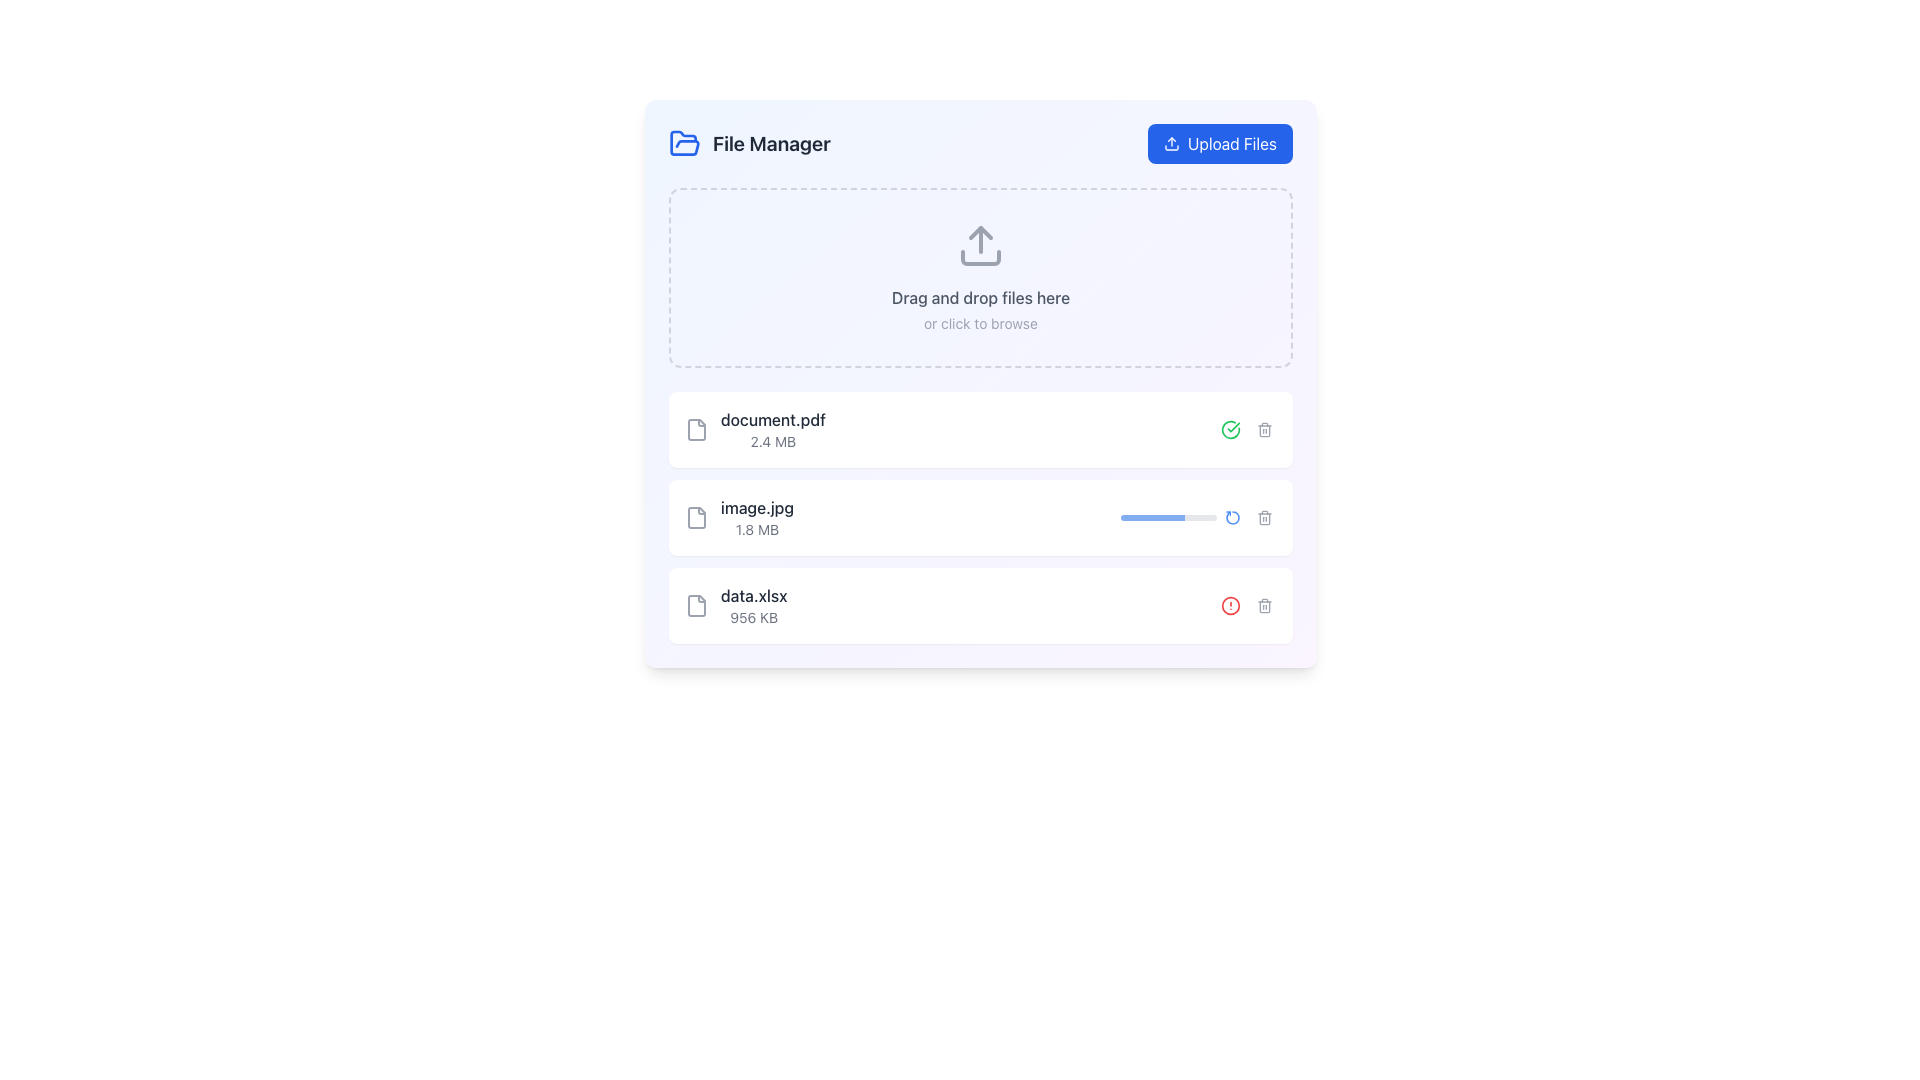  What do you see at coordinates (753, 604) in the screenshot?
I see `the text label displaying the file name 'data.xlsx' and size '956 KB', which is part of the third item in a vertically arranged list in the file management interface` at bounding box center [753, 604].